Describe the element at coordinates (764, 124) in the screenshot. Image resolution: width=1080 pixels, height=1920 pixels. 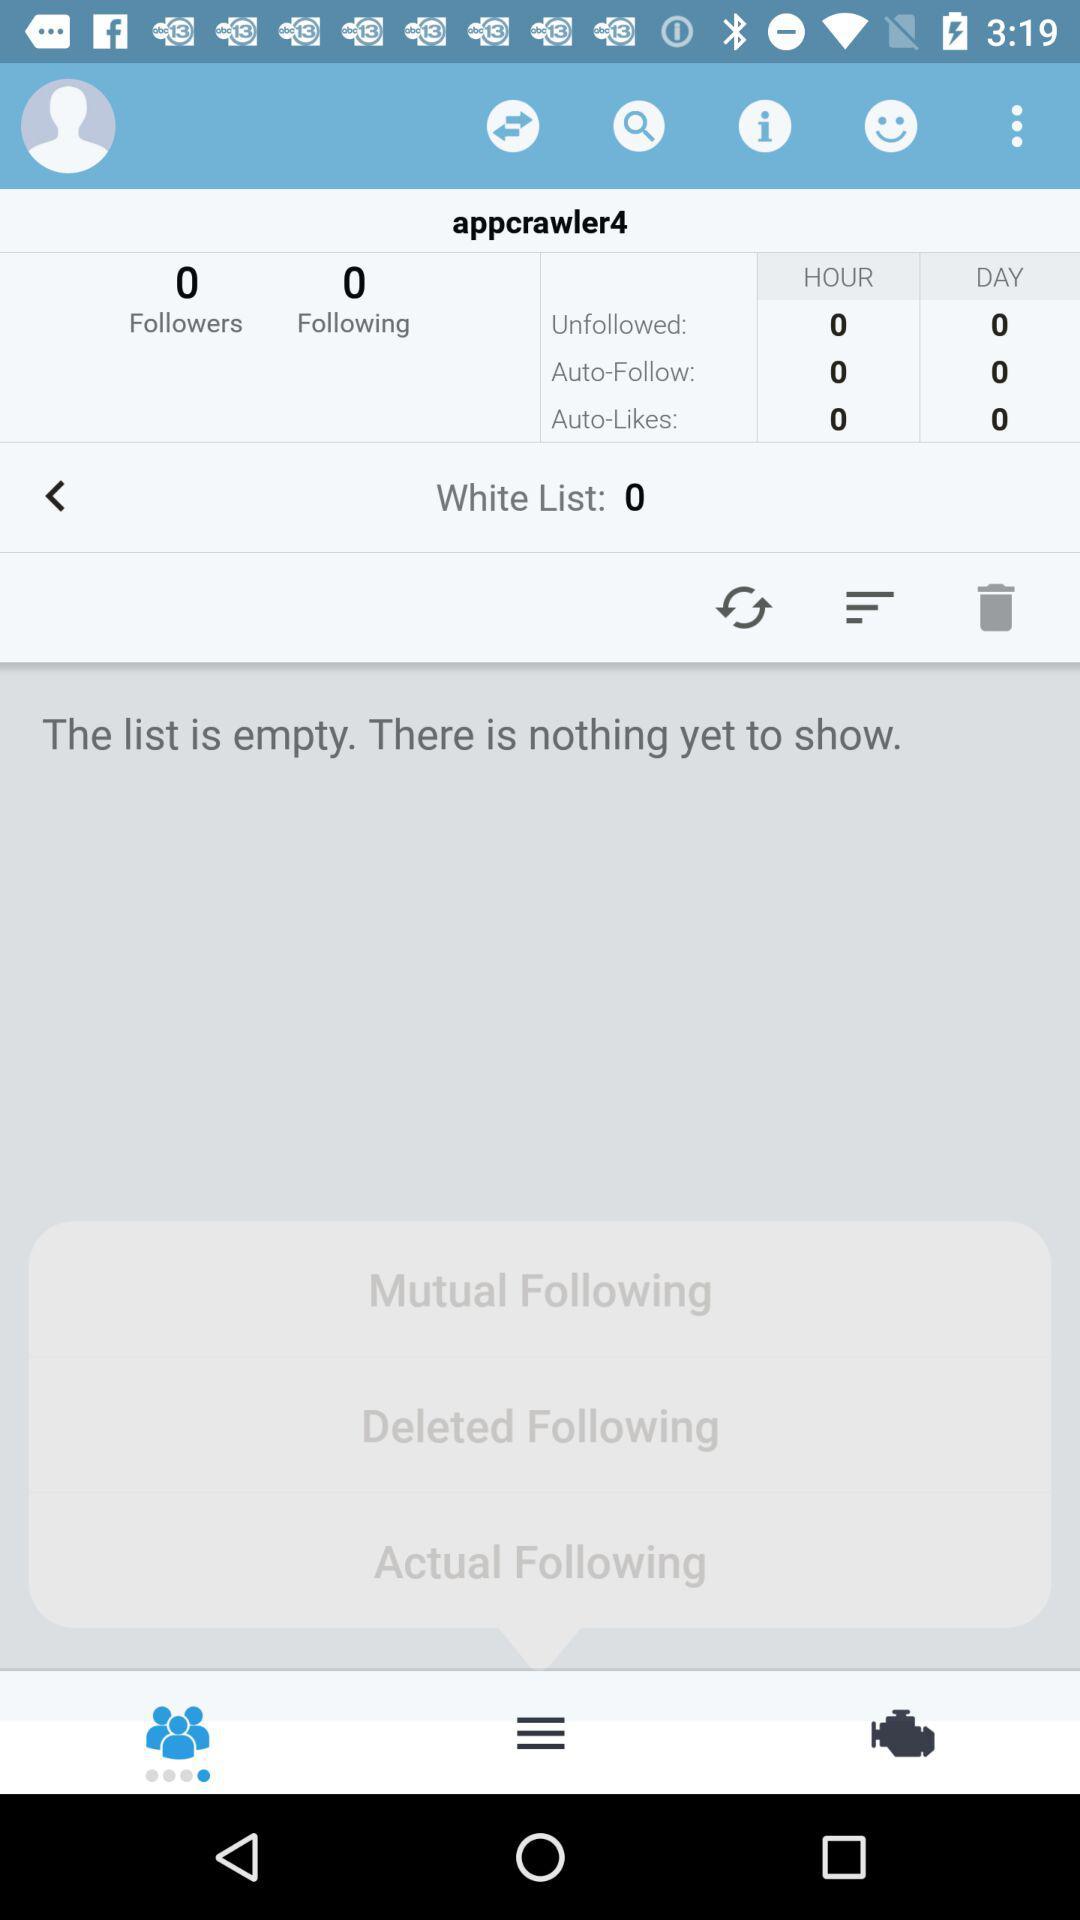
I see `save` at that location.